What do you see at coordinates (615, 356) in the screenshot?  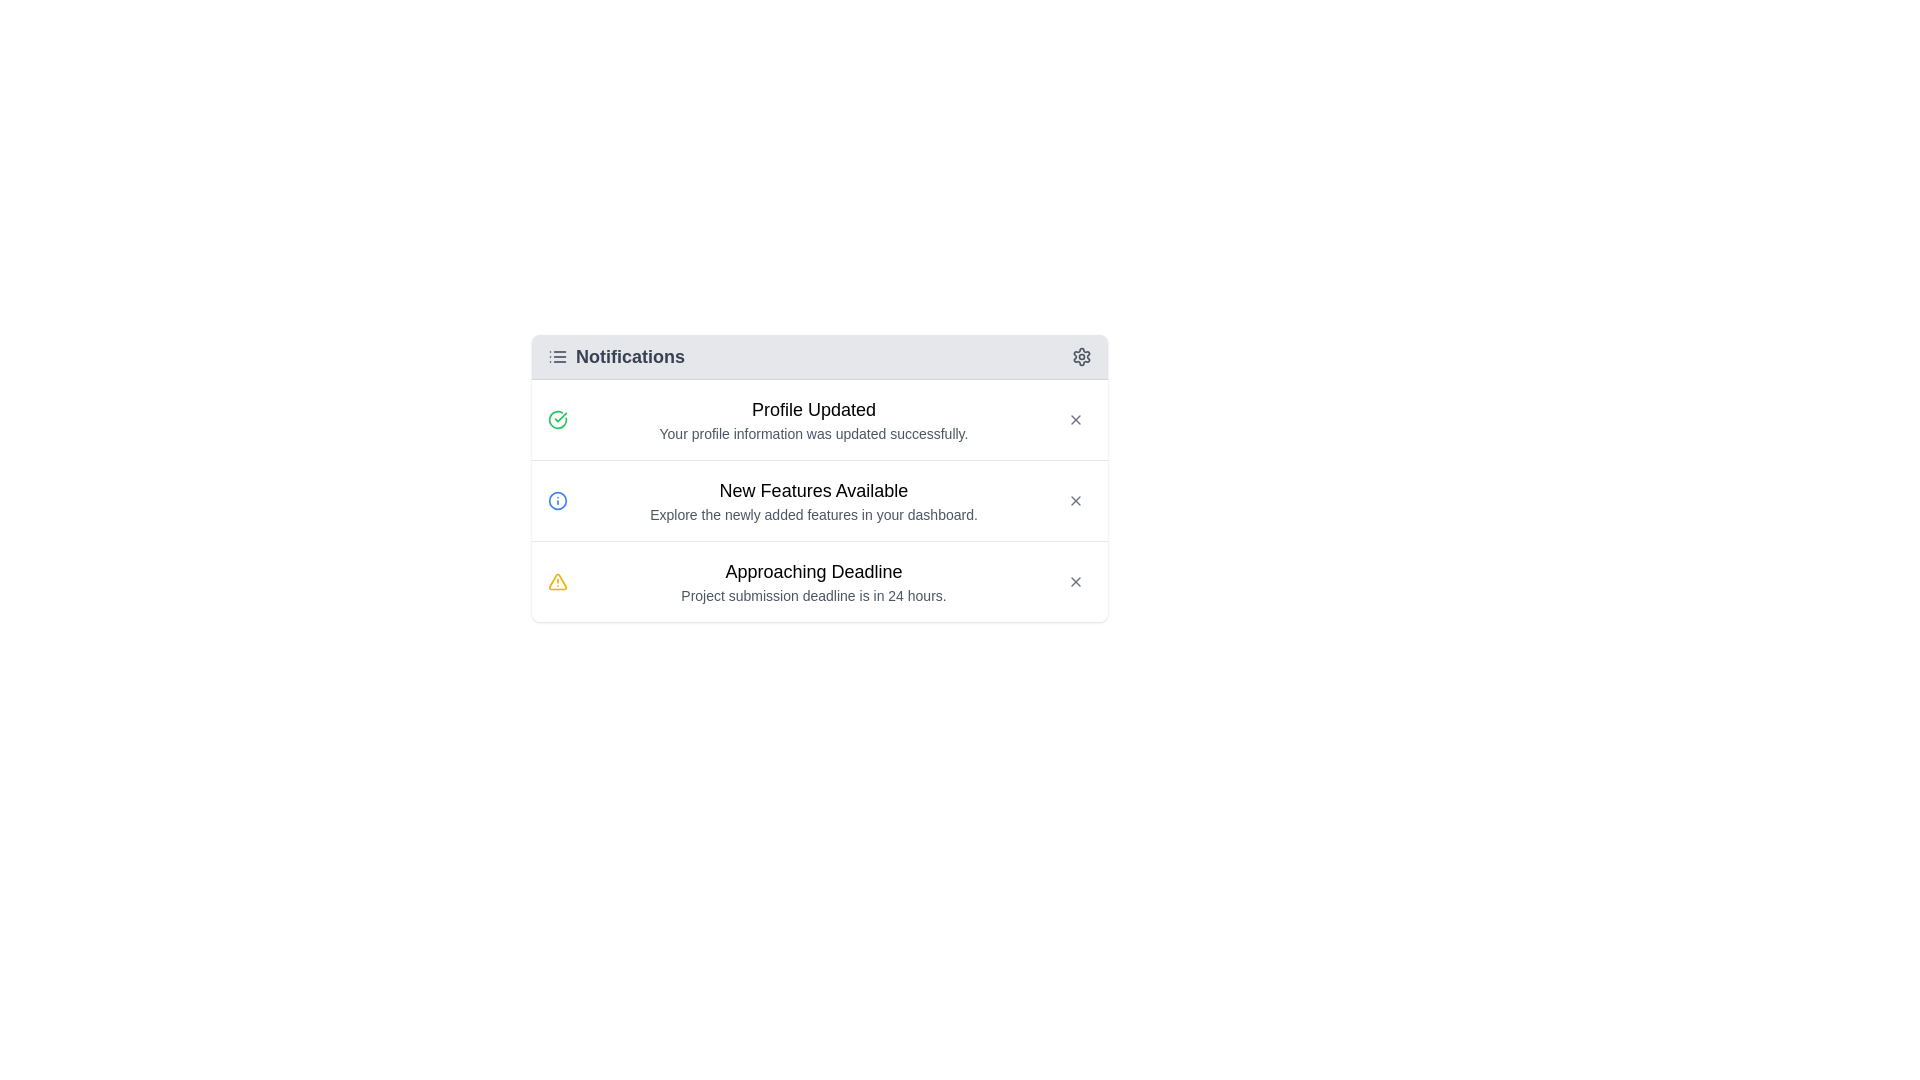 I see `the Text Label with Icon located to the left side of the notification panel header, which provides context about the displayed information` at bounding box center [615, 356].